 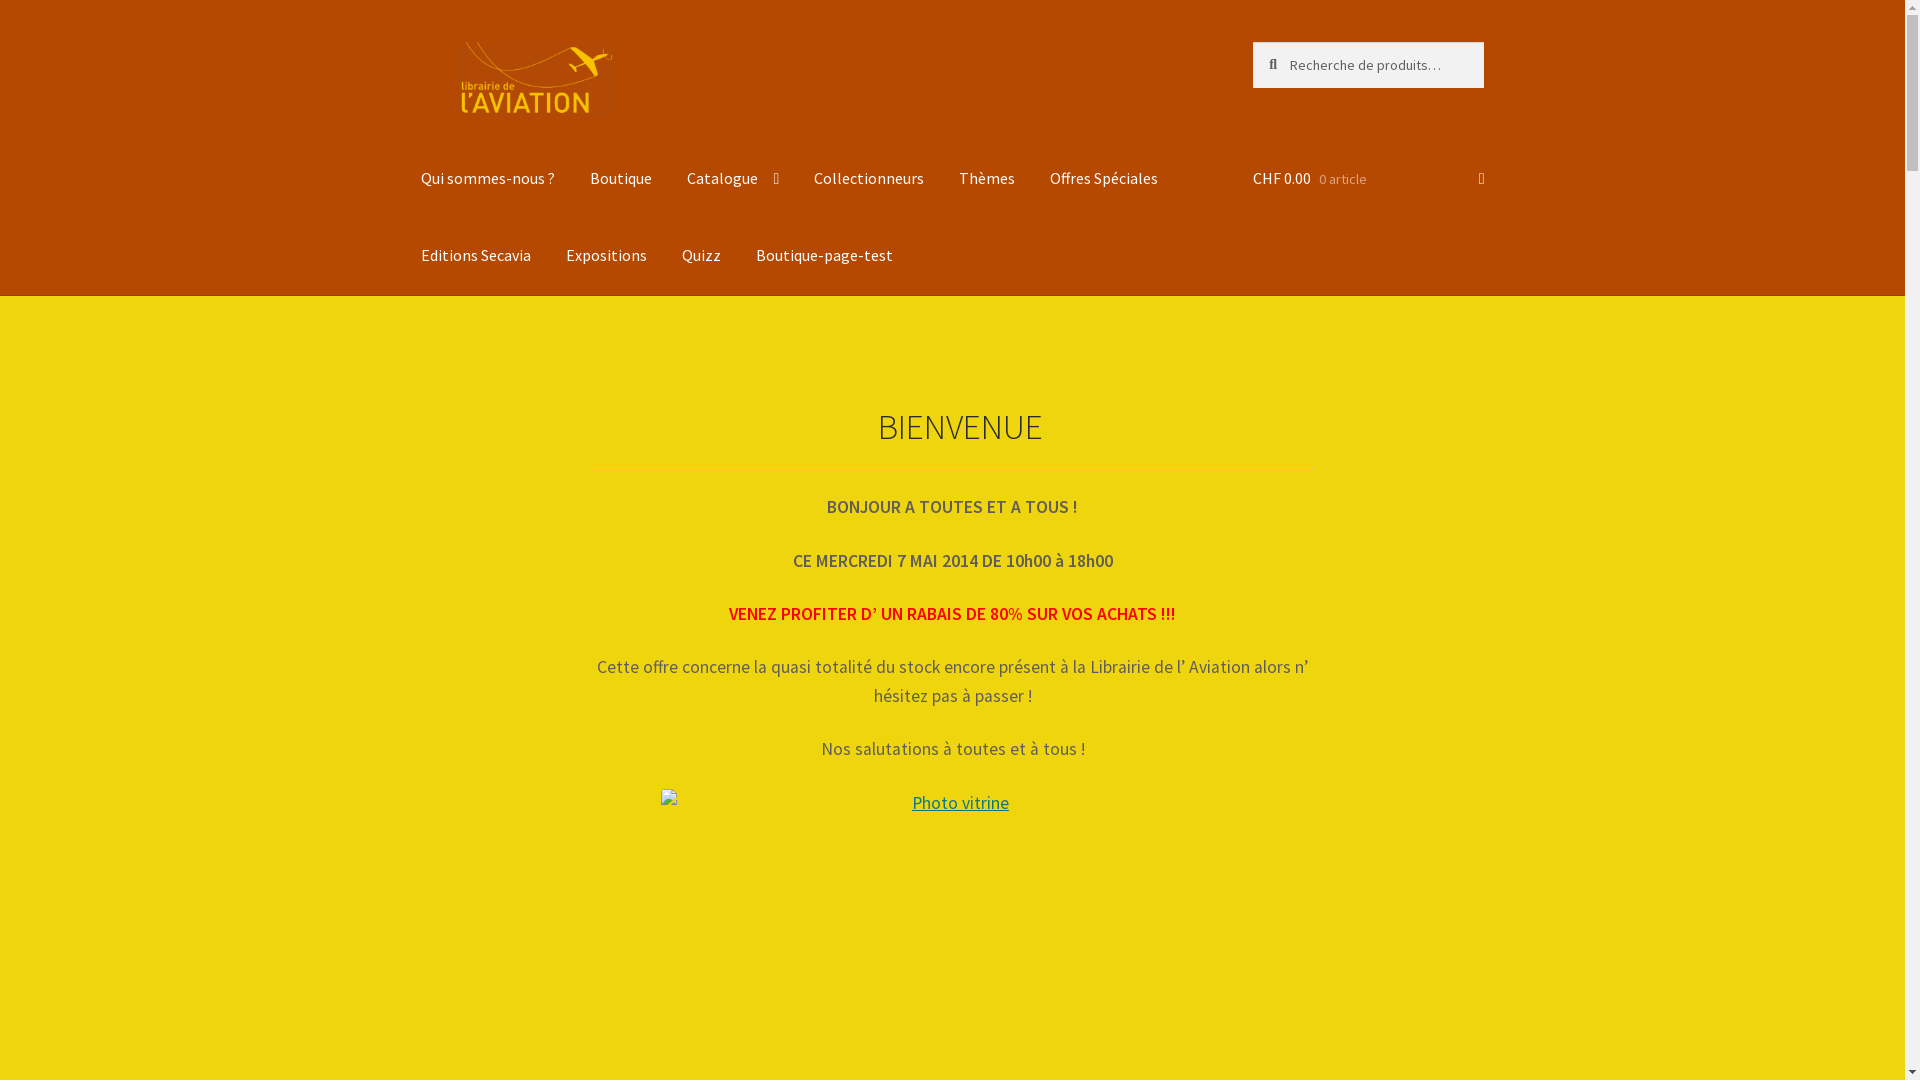 I want to click on 'Boutique-page-test', so click(x=824, y=254).